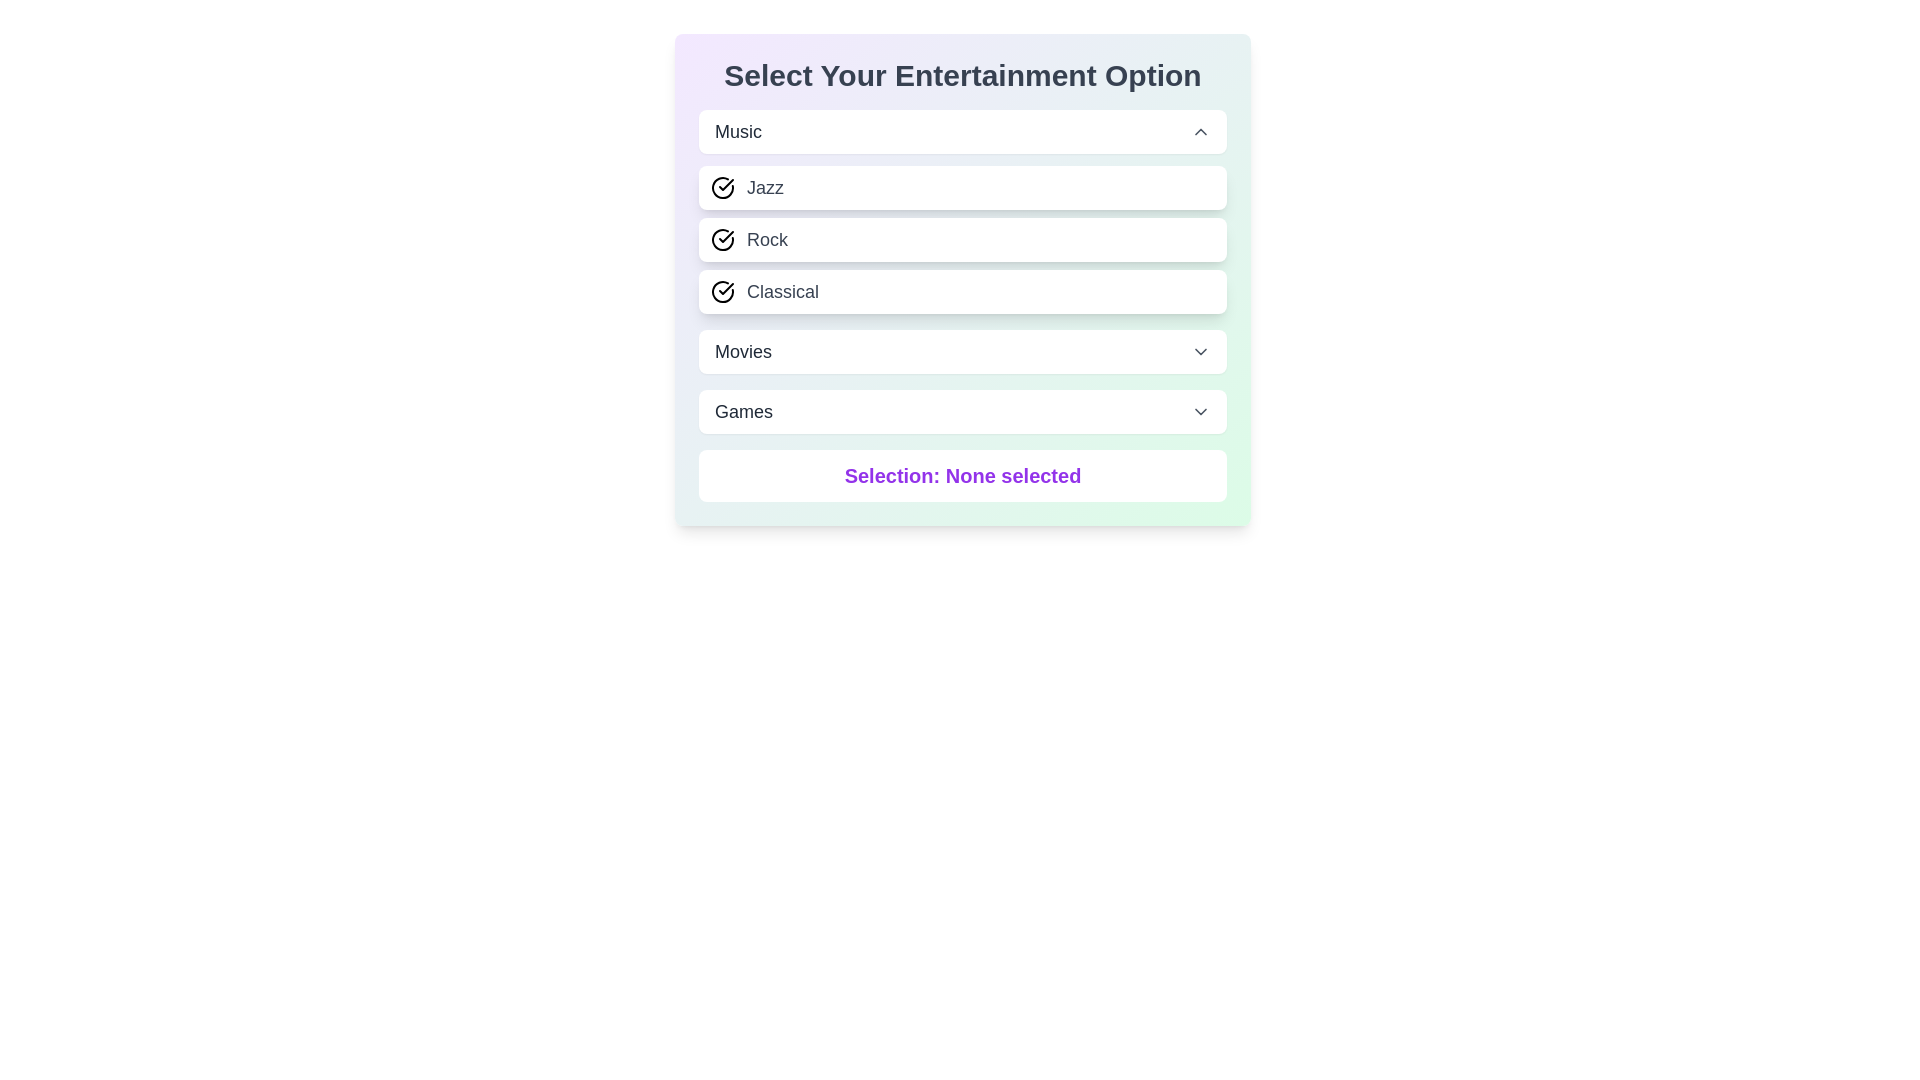 This screenshot has height=1080, width=1920. Describe the element at coordinates (963, 238) in the screenshot. I see `the 'Rock' option in the selectable list under the 'Music' section` at that location.